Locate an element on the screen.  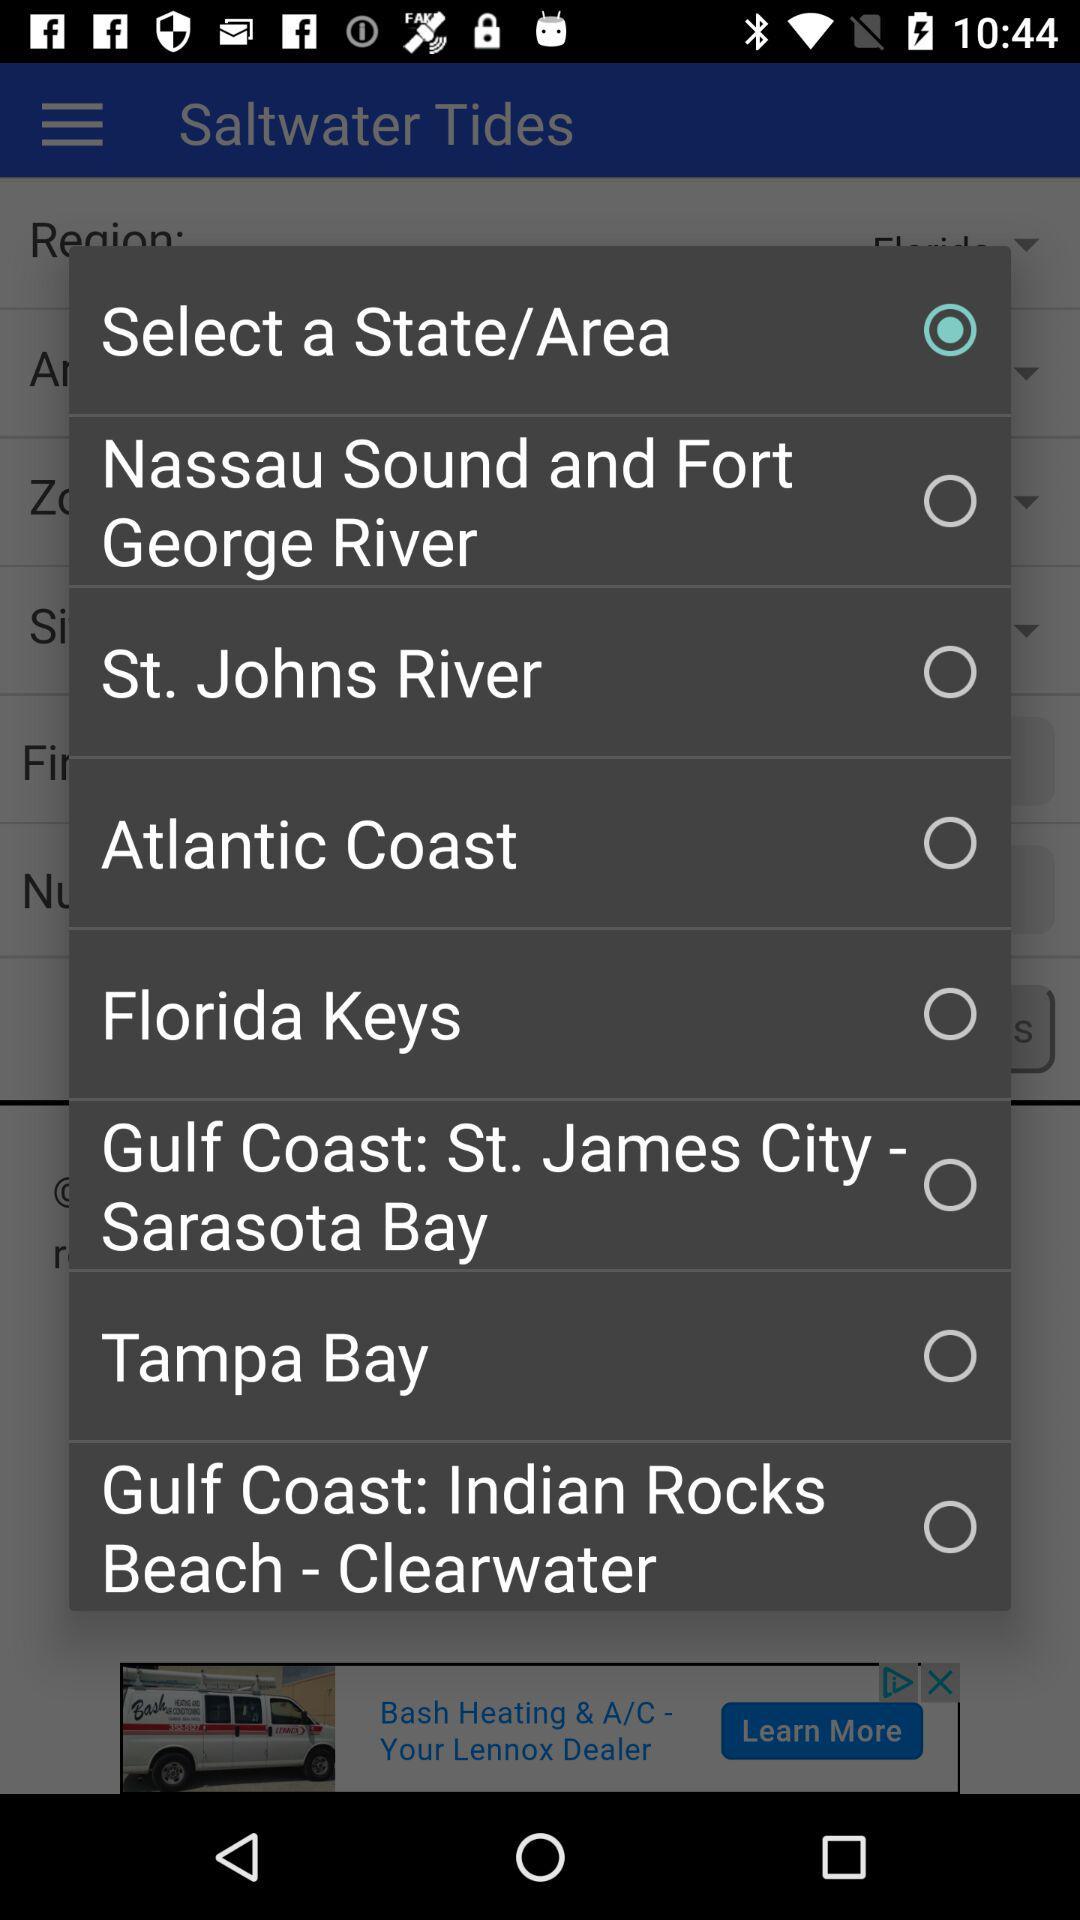
checkbox above the nassau sound and is located at coordinates (540, 330).